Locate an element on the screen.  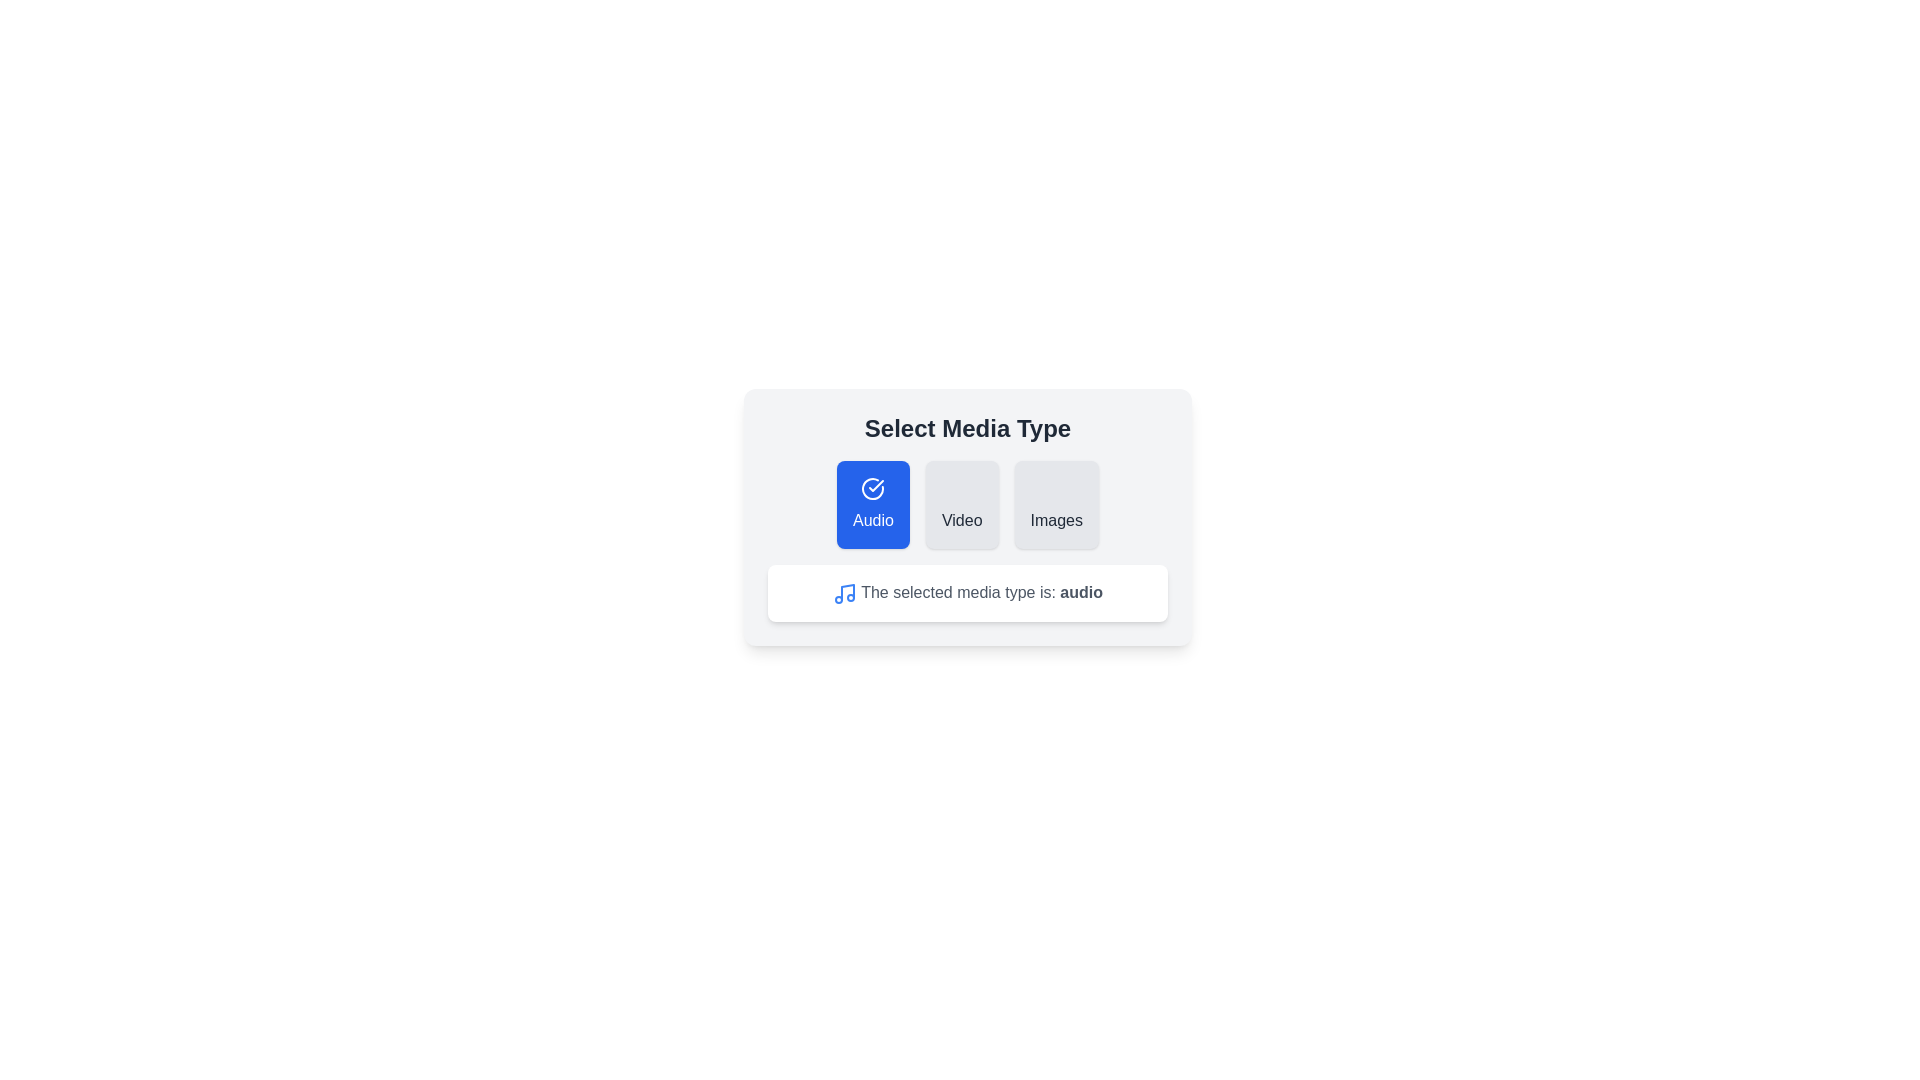
the rounded rectangular button with a blue background and white text reading 'Audio' is located at coordinates (873, 504).